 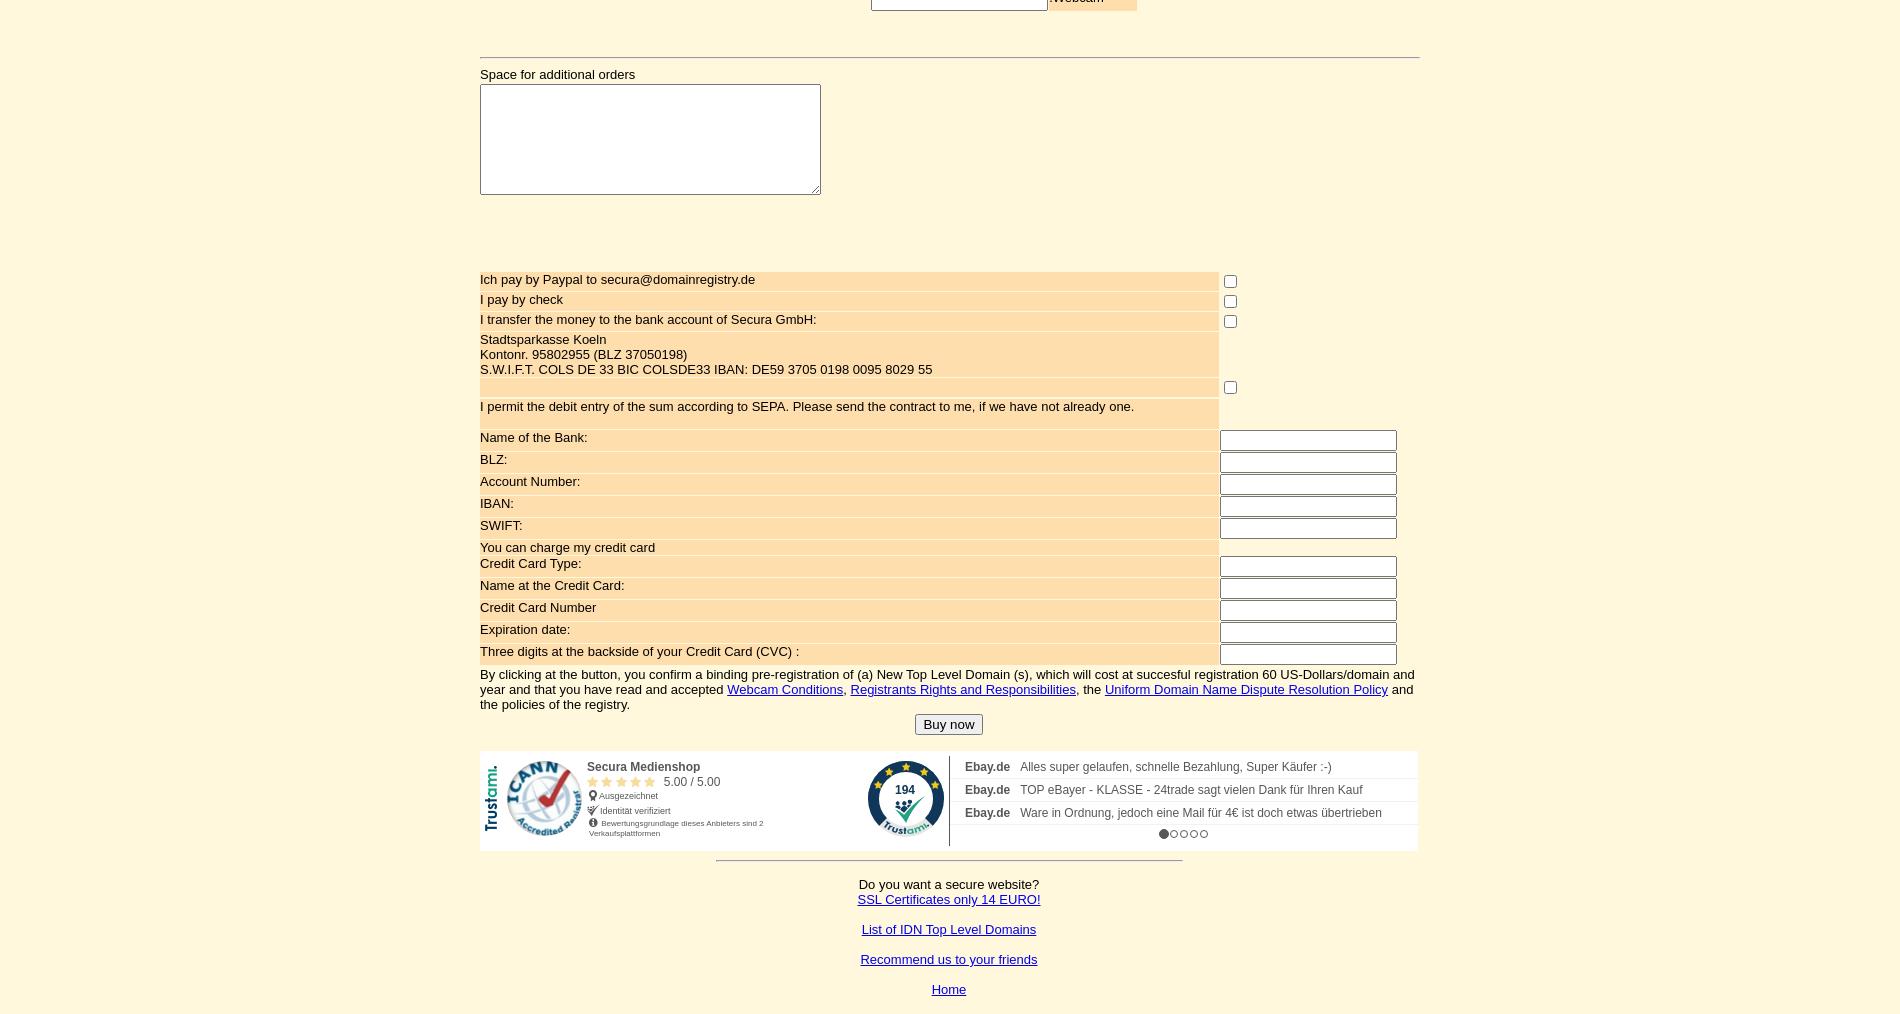 I want to click on 'Account Number:', so click(x=529, y=481).